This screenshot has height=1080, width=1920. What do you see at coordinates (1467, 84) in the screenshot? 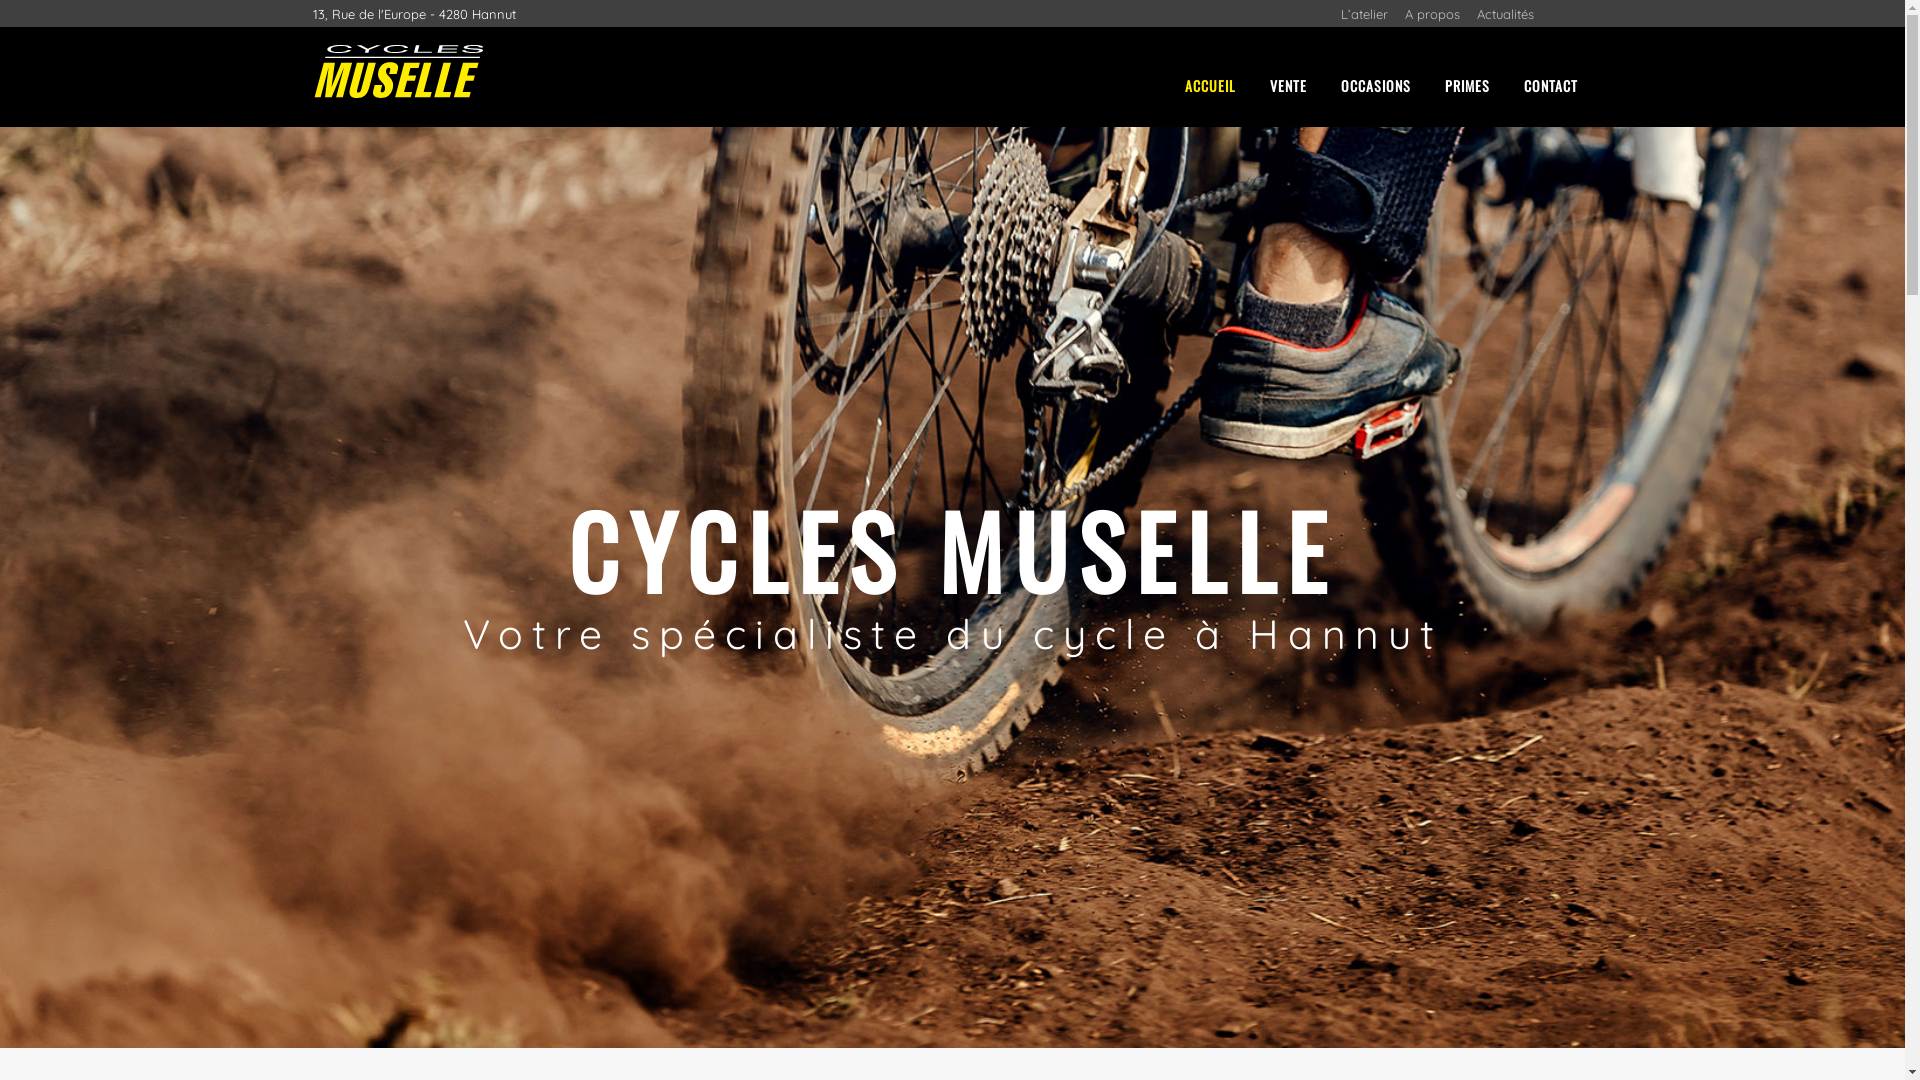
I see `'PRIMES'` at bounding box center [1467, 84].